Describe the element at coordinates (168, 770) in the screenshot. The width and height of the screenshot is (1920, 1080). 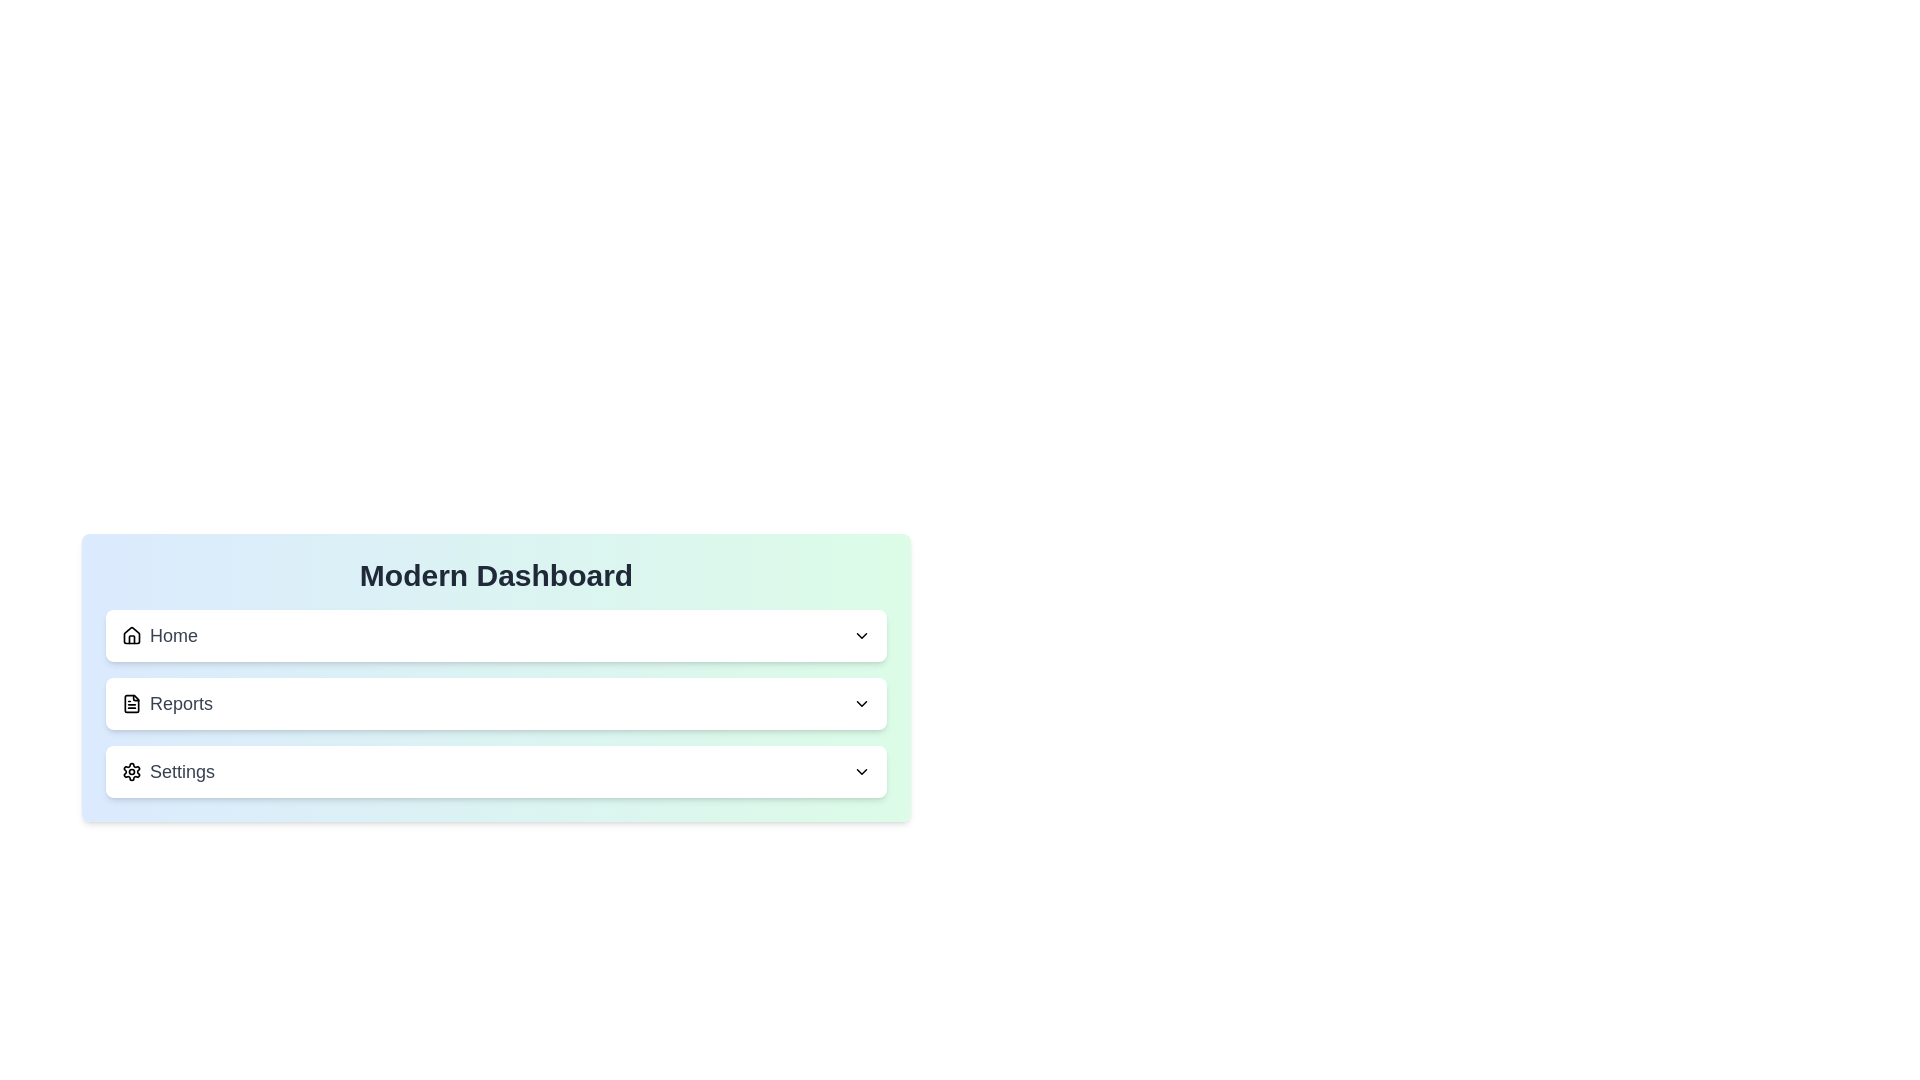
I see `the 'Settings' navigation menu item, which is the third item in a vertically arranged navigation menu containing a settings icon and styled text in dark color` at that location.